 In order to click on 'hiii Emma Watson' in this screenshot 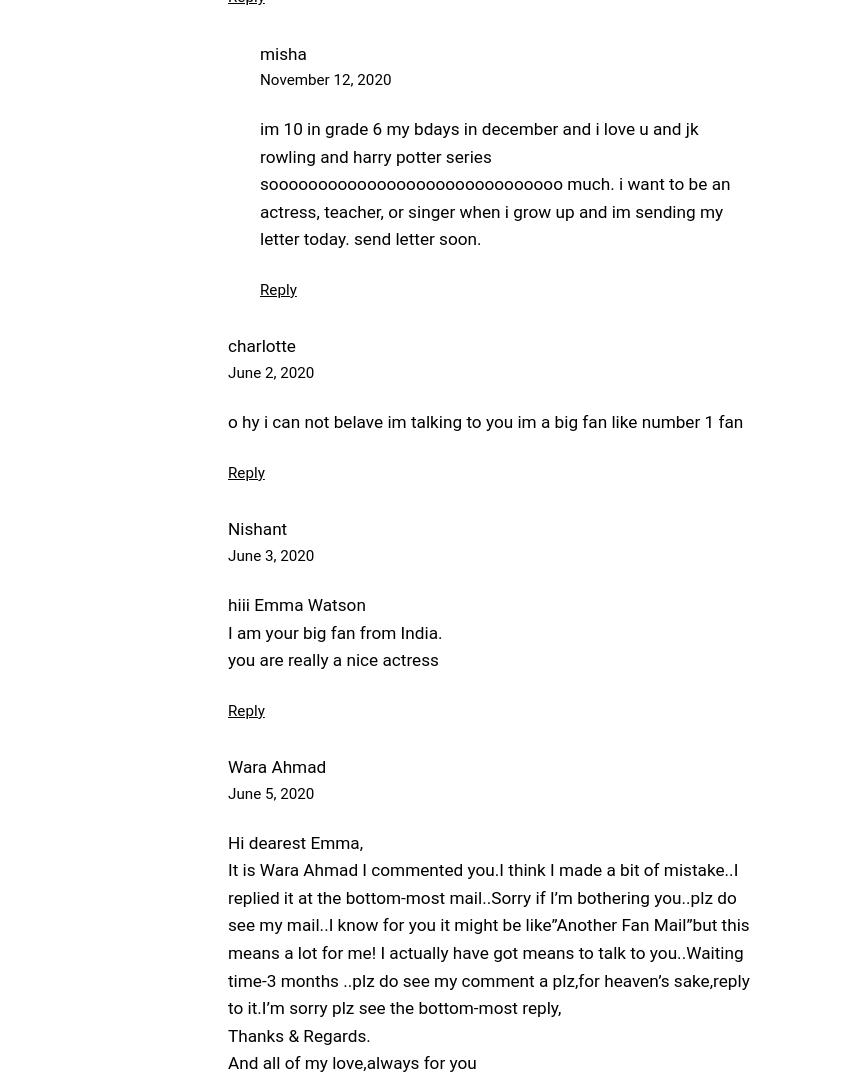, I will do `click(295, 604)`.